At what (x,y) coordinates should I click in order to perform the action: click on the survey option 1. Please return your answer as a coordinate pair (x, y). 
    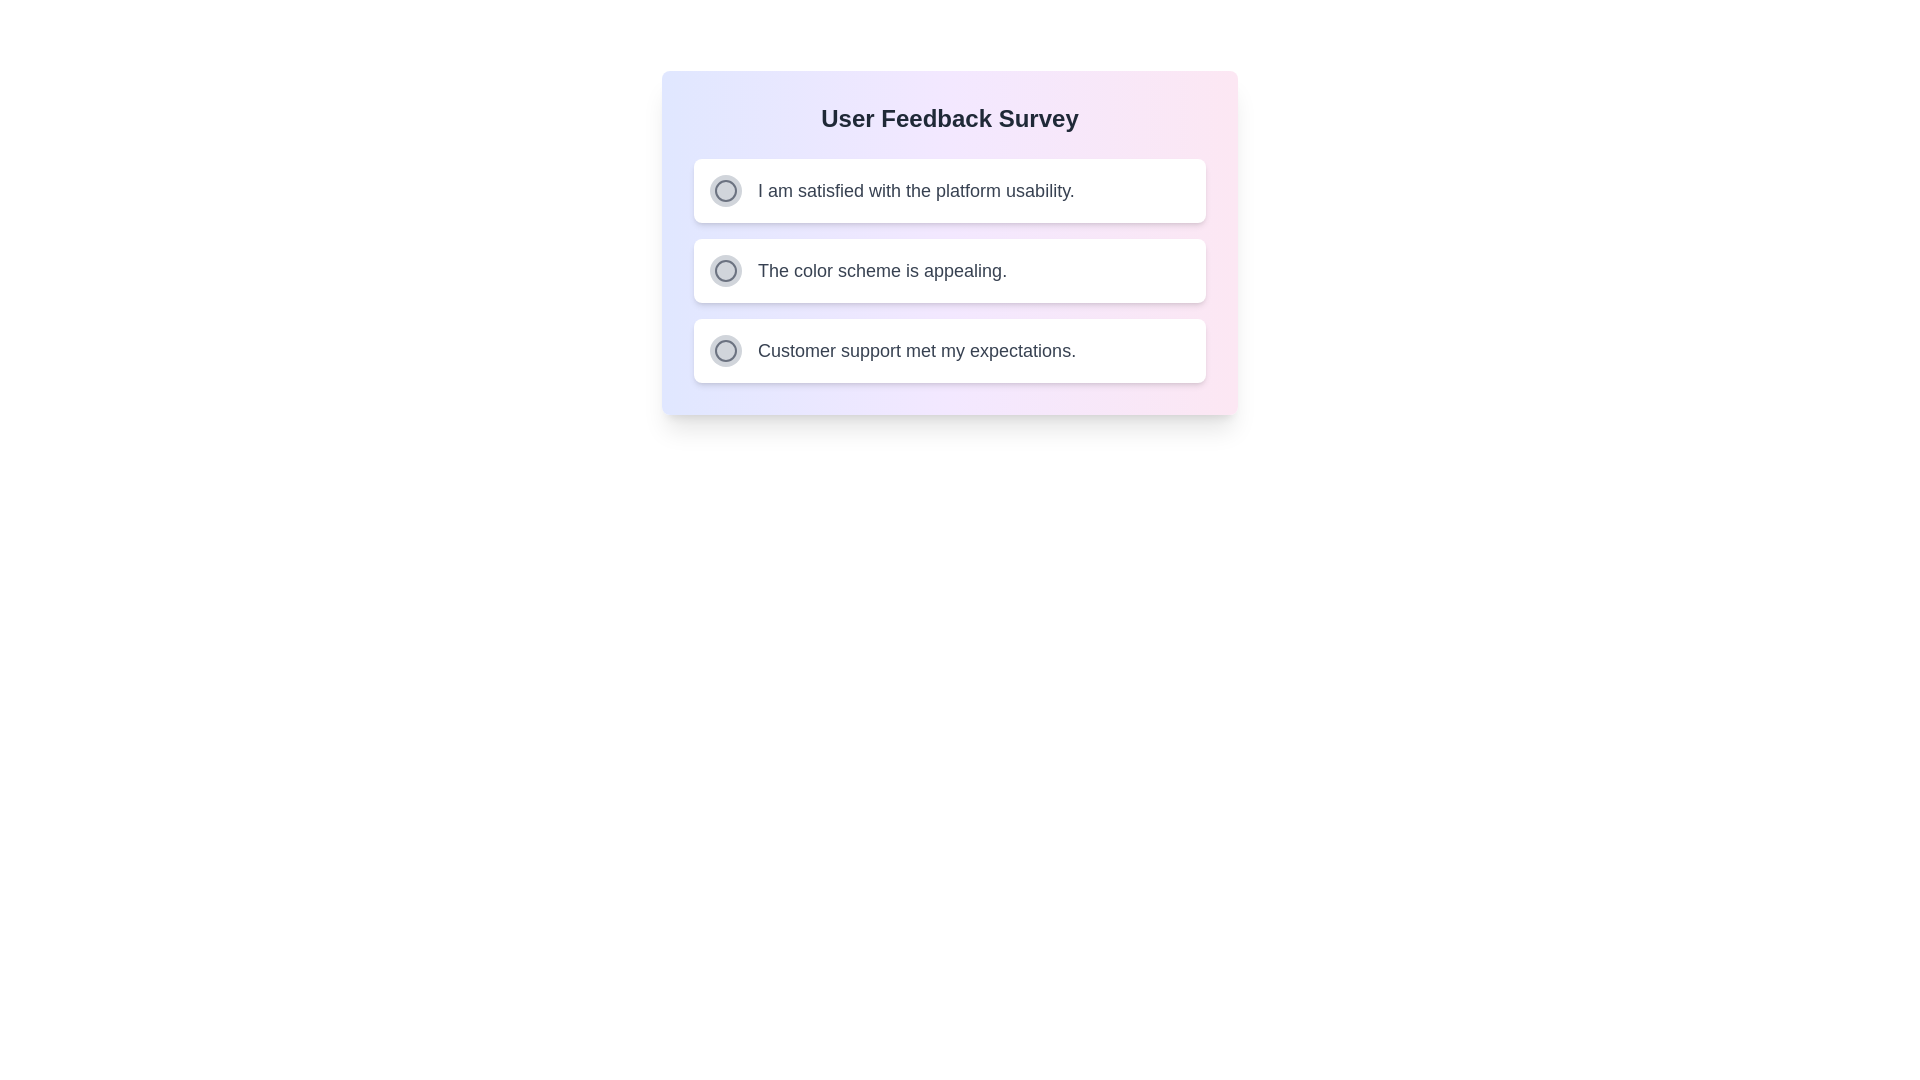
    Looking at the image, I should click on (724, 191).